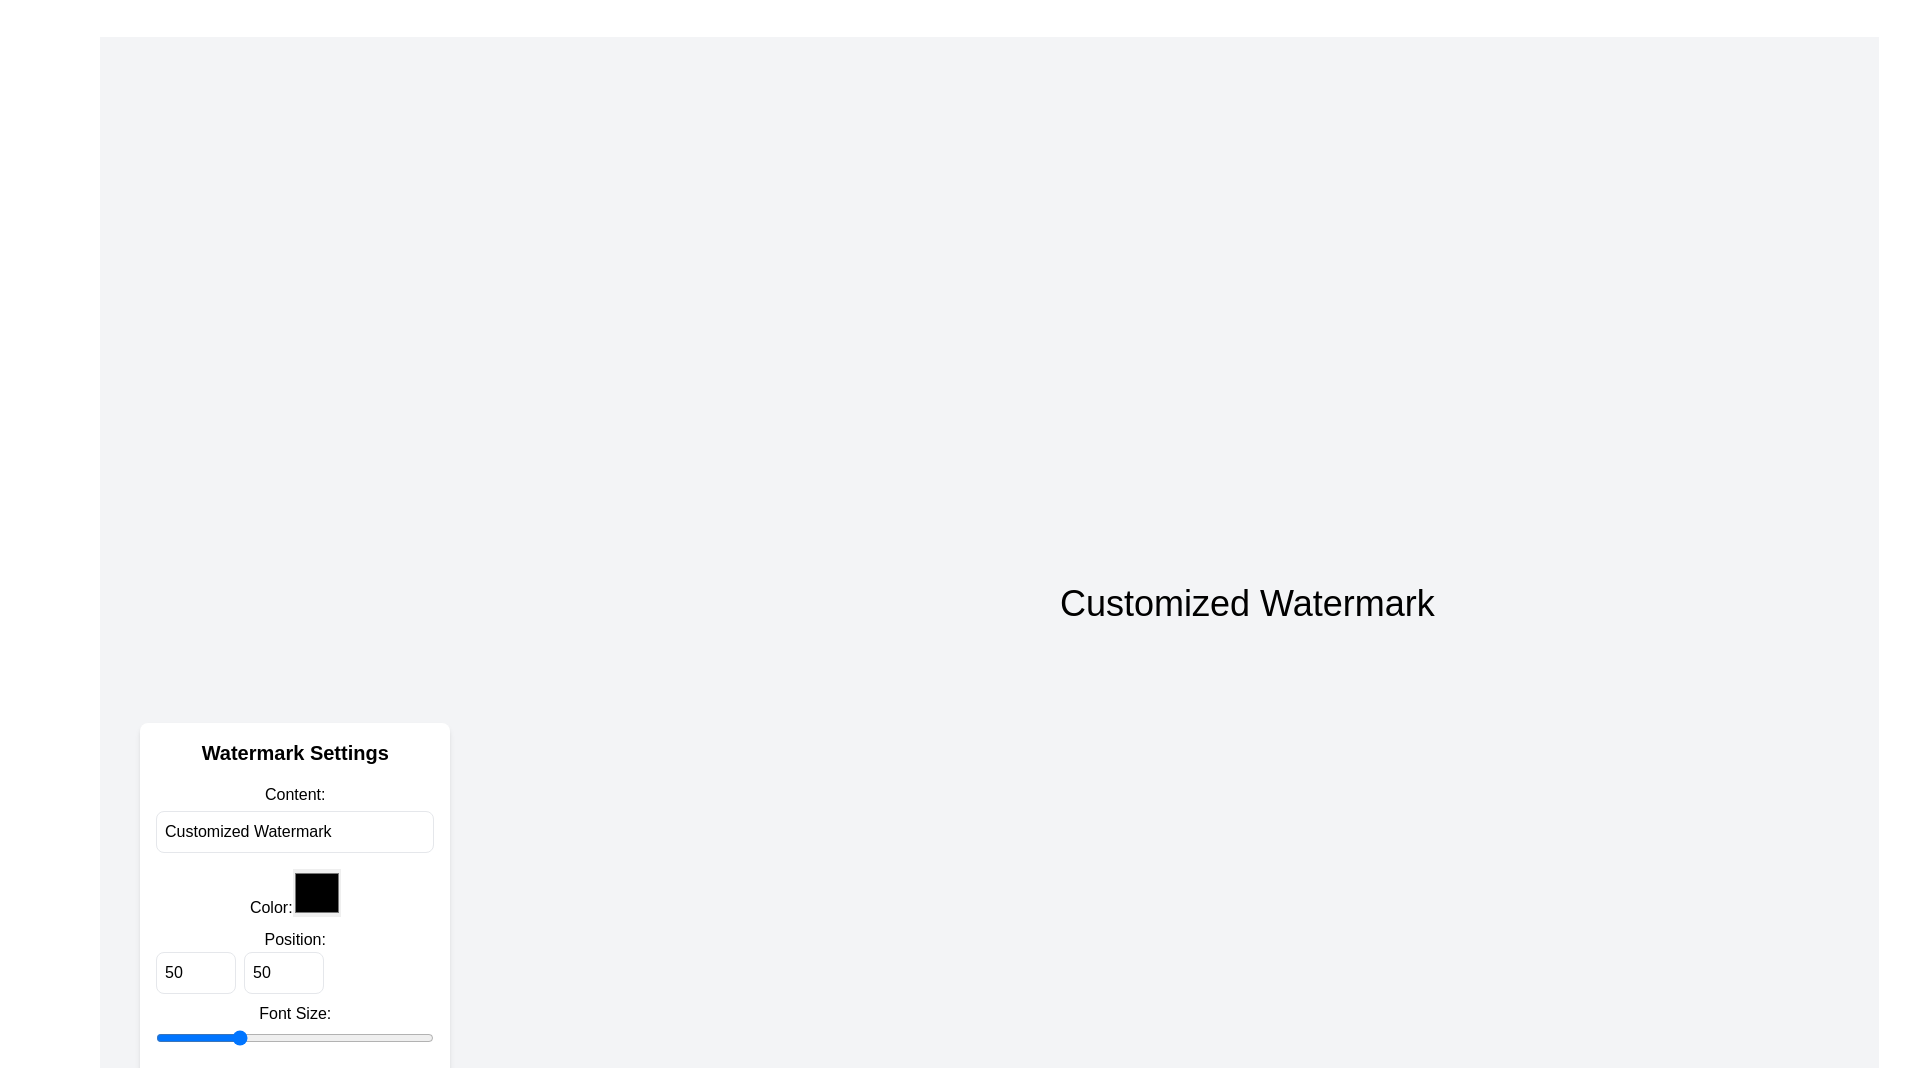  What do you see at coordinates (402, 1036) in the screenshot?
I see `the font size` at bounding box center [402, 1036].